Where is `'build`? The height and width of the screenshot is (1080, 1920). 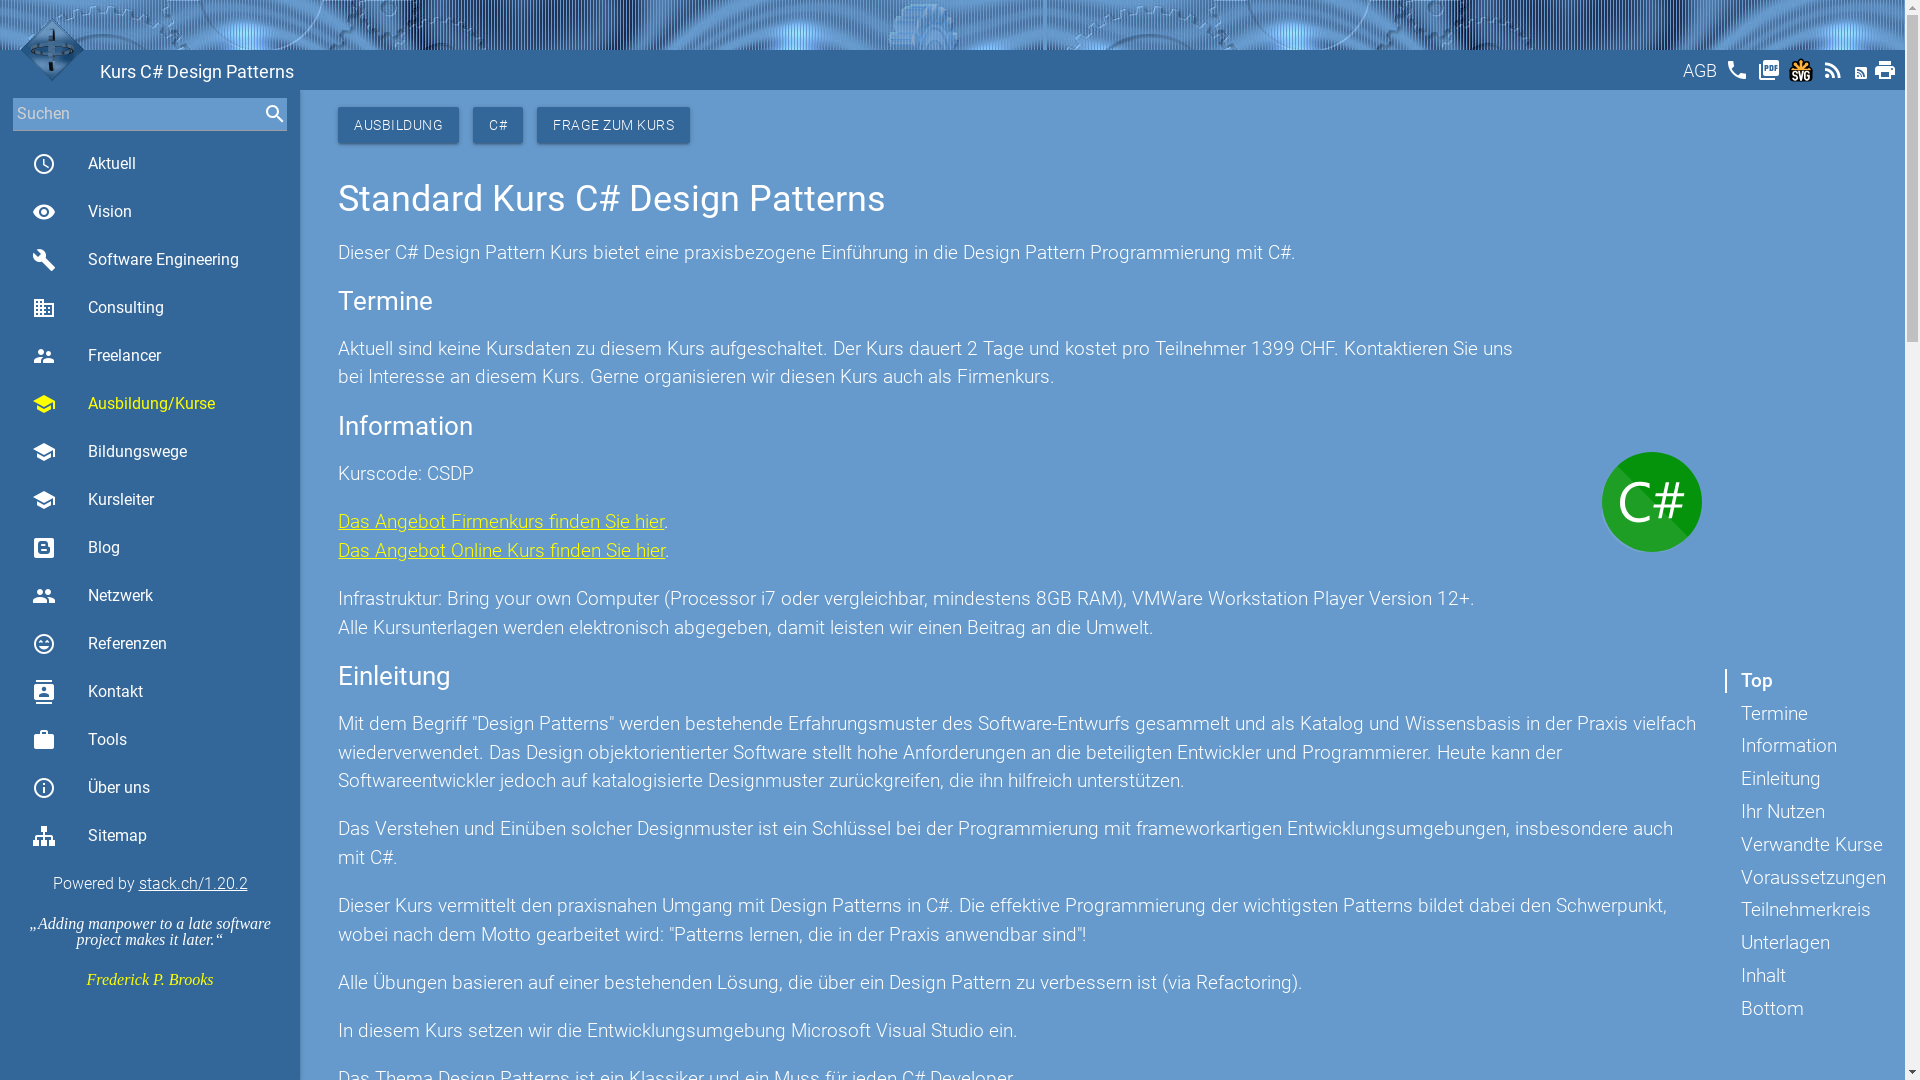 'build is located at coordinates (148, 258).